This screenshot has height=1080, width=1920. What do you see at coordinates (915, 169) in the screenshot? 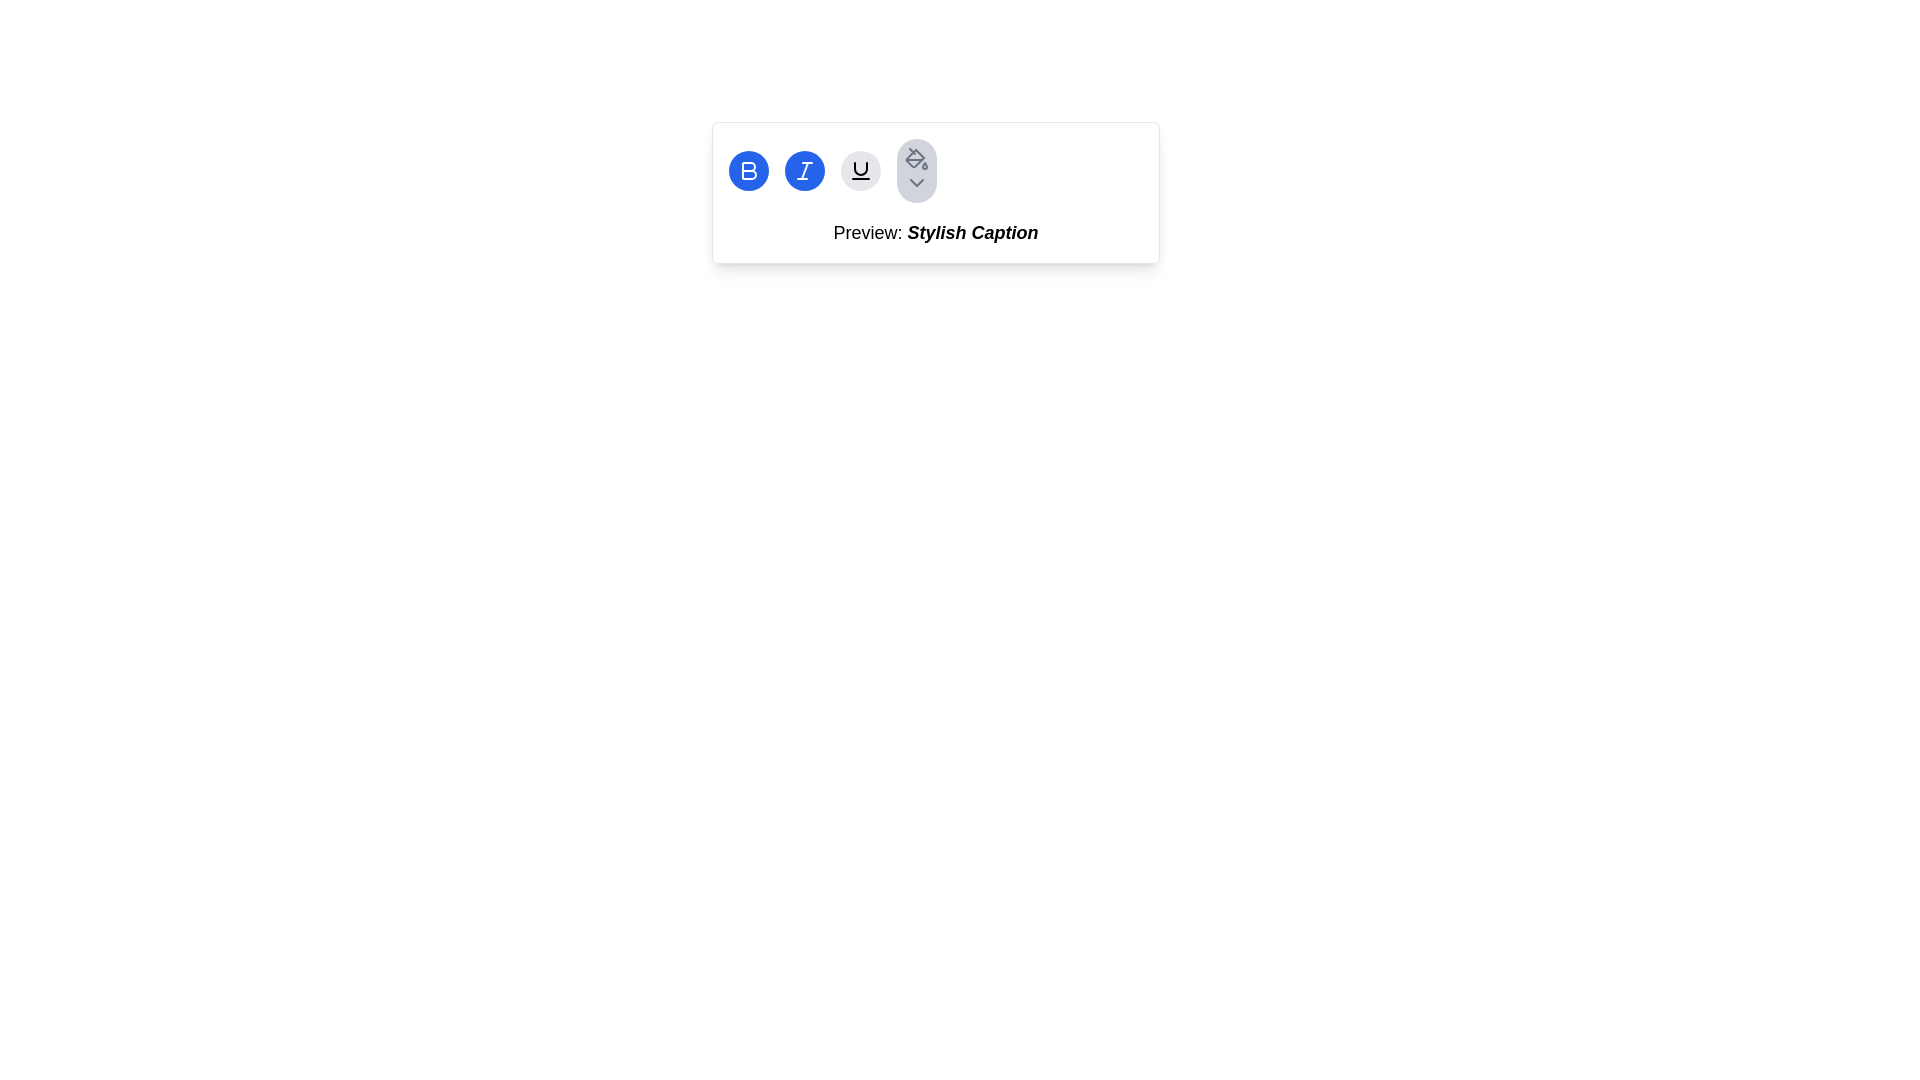
I see `the circular button with a light gray background and a gray paint bucket icon at the far-right end of the row` at bounding box center [915, 169].